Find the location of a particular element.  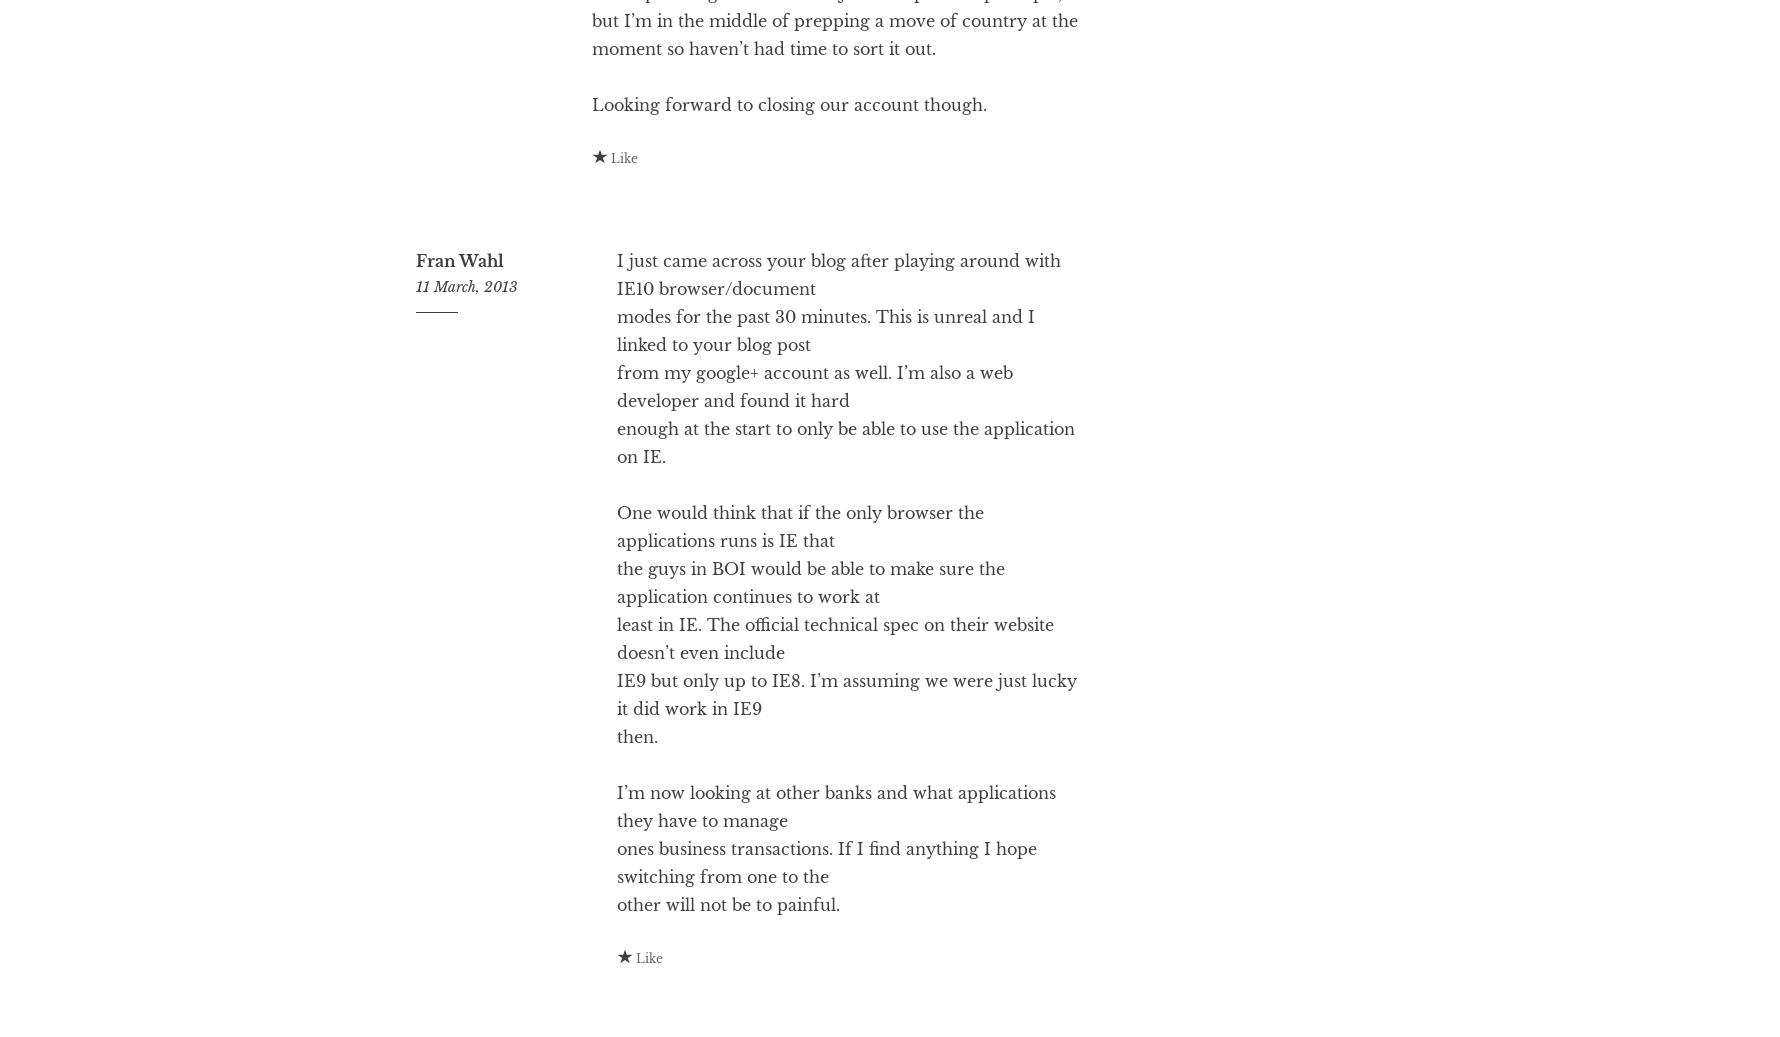

'Fran Wahl' is located at coordinates (414, 339).